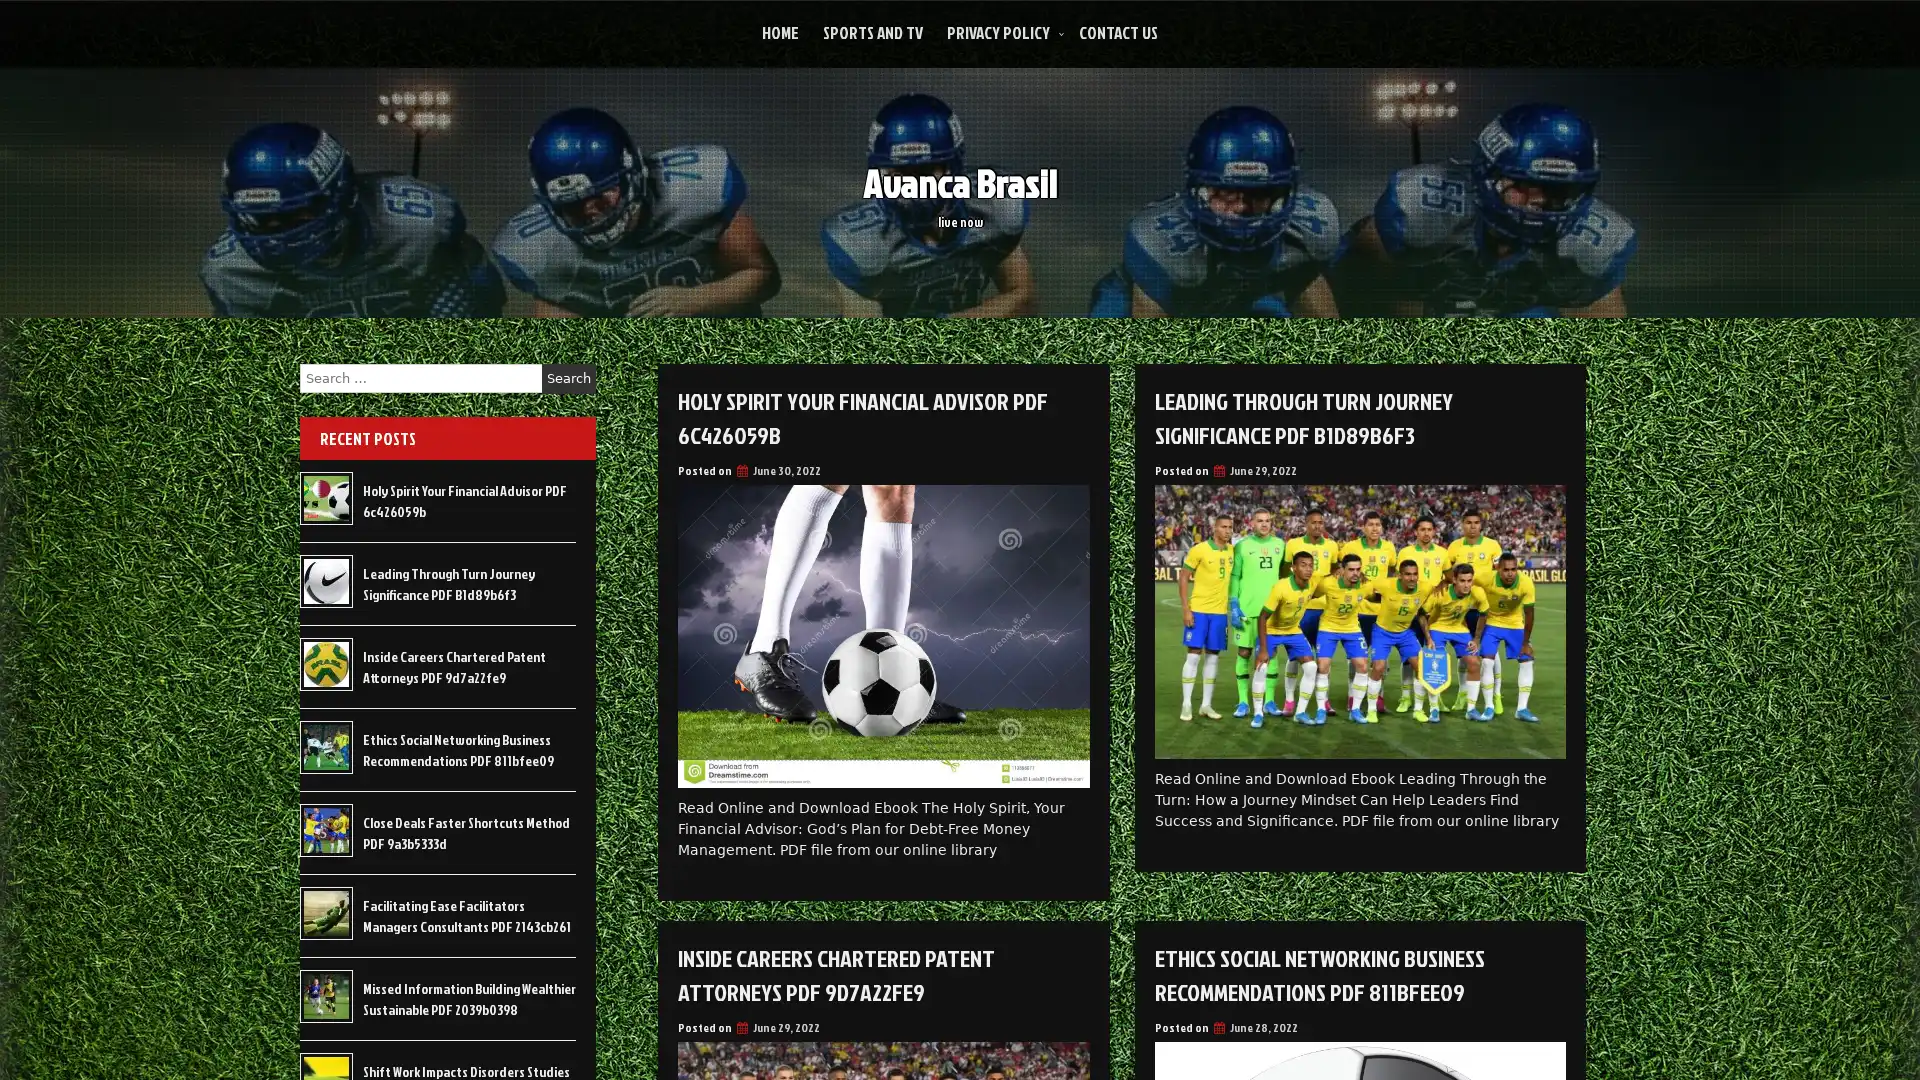 The image size is (1920, 1080). Describe the element at coordinates (568, 378) in the screenshot. I see `Search` at that location.